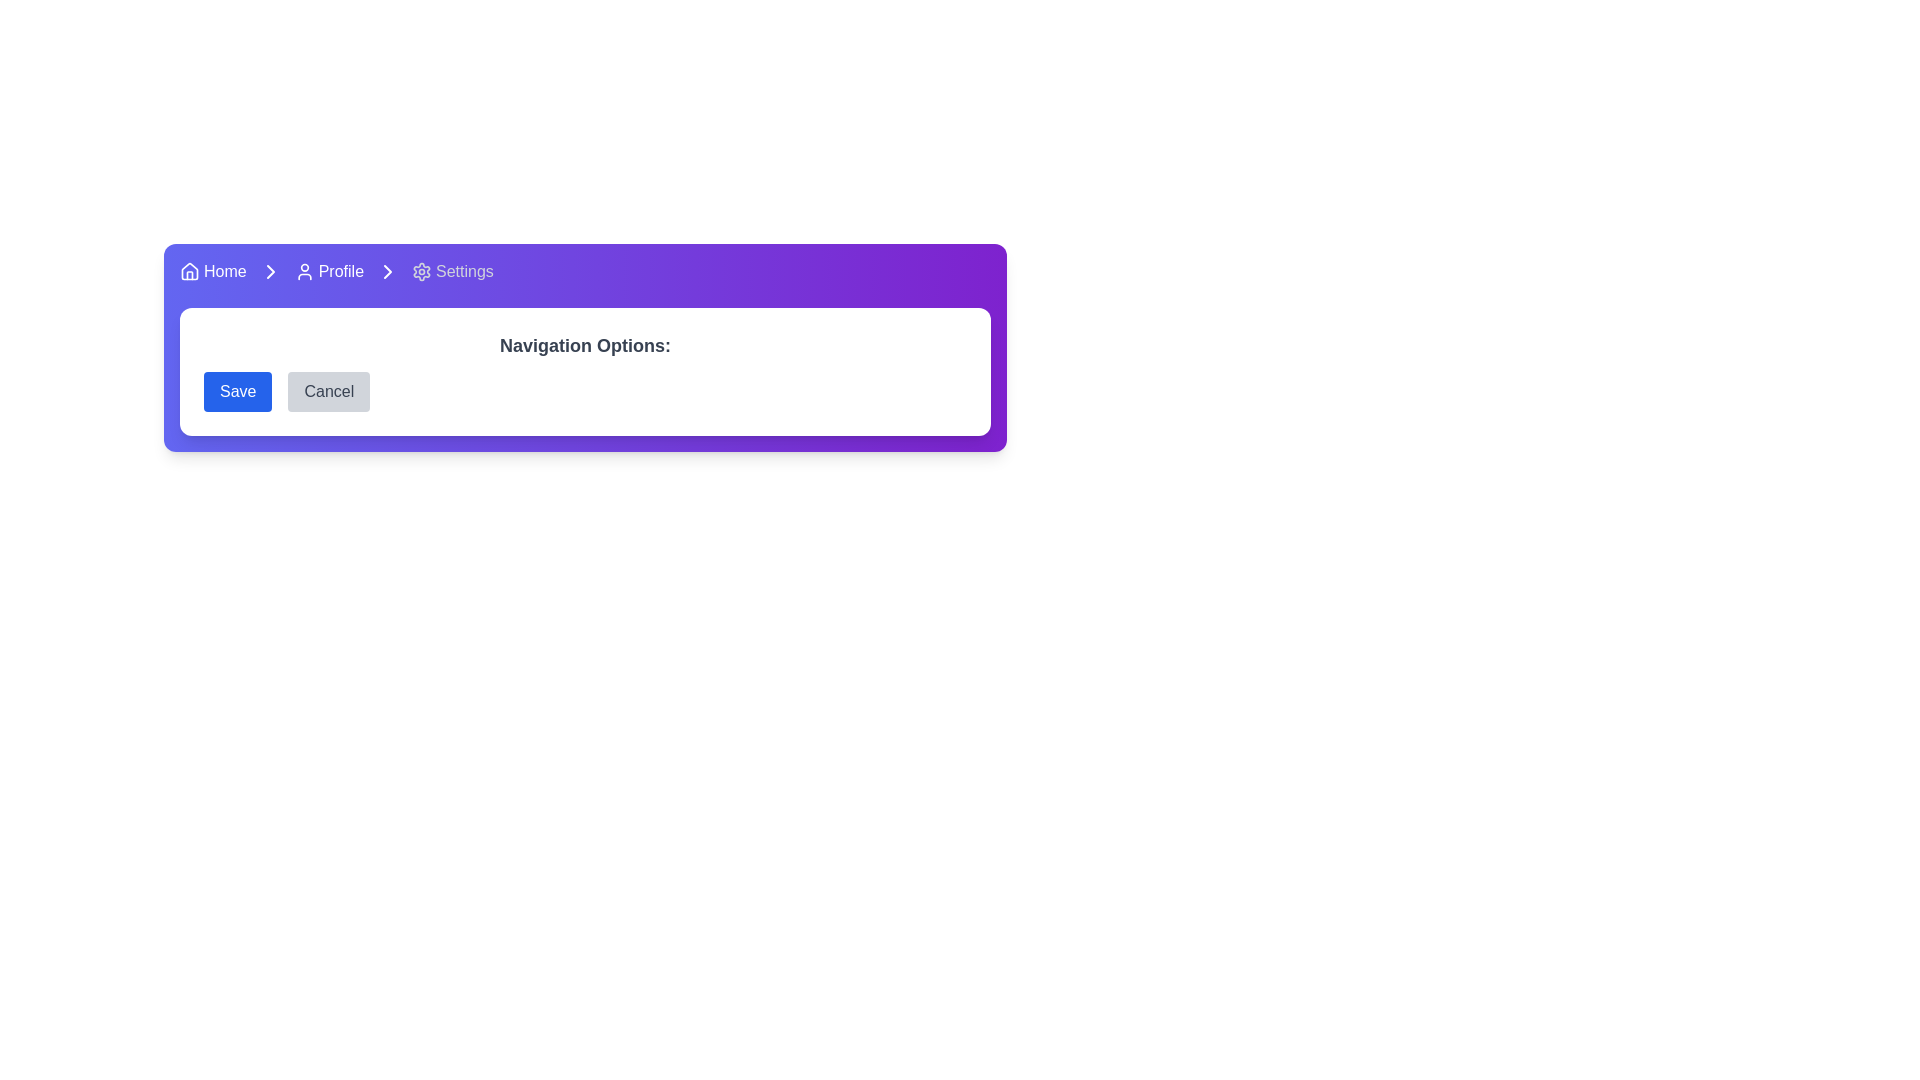 The width and height of the screenshot is (1920, 1080). Describe the element at coordinates (269, 272) in the screenshot. I see `right-facing chevron icon located in the navigation interface between the 'Profile' and 'Settings' text elements` at that location.